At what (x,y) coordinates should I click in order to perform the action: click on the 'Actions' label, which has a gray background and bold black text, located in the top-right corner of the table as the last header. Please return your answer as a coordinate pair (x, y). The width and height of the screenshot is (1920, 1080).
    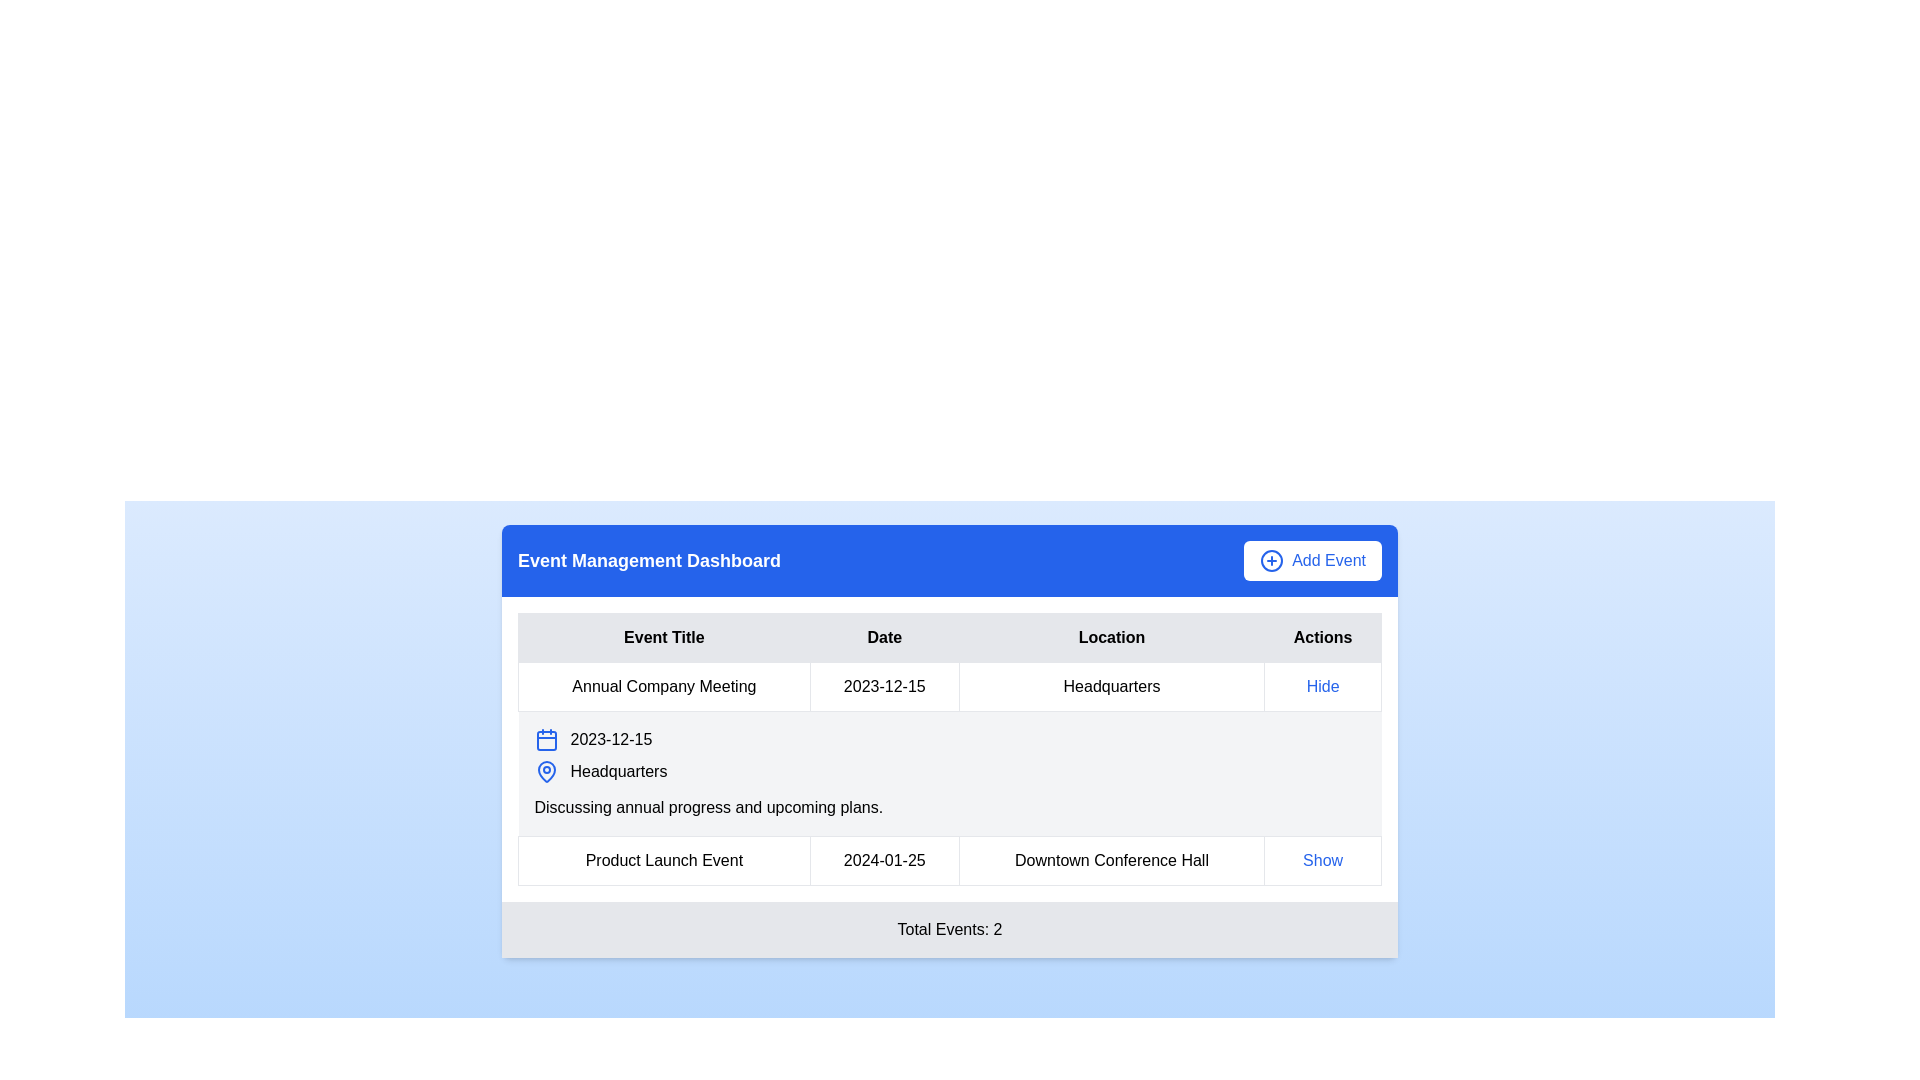
    Looking at the image, I should click on (1323, 637).